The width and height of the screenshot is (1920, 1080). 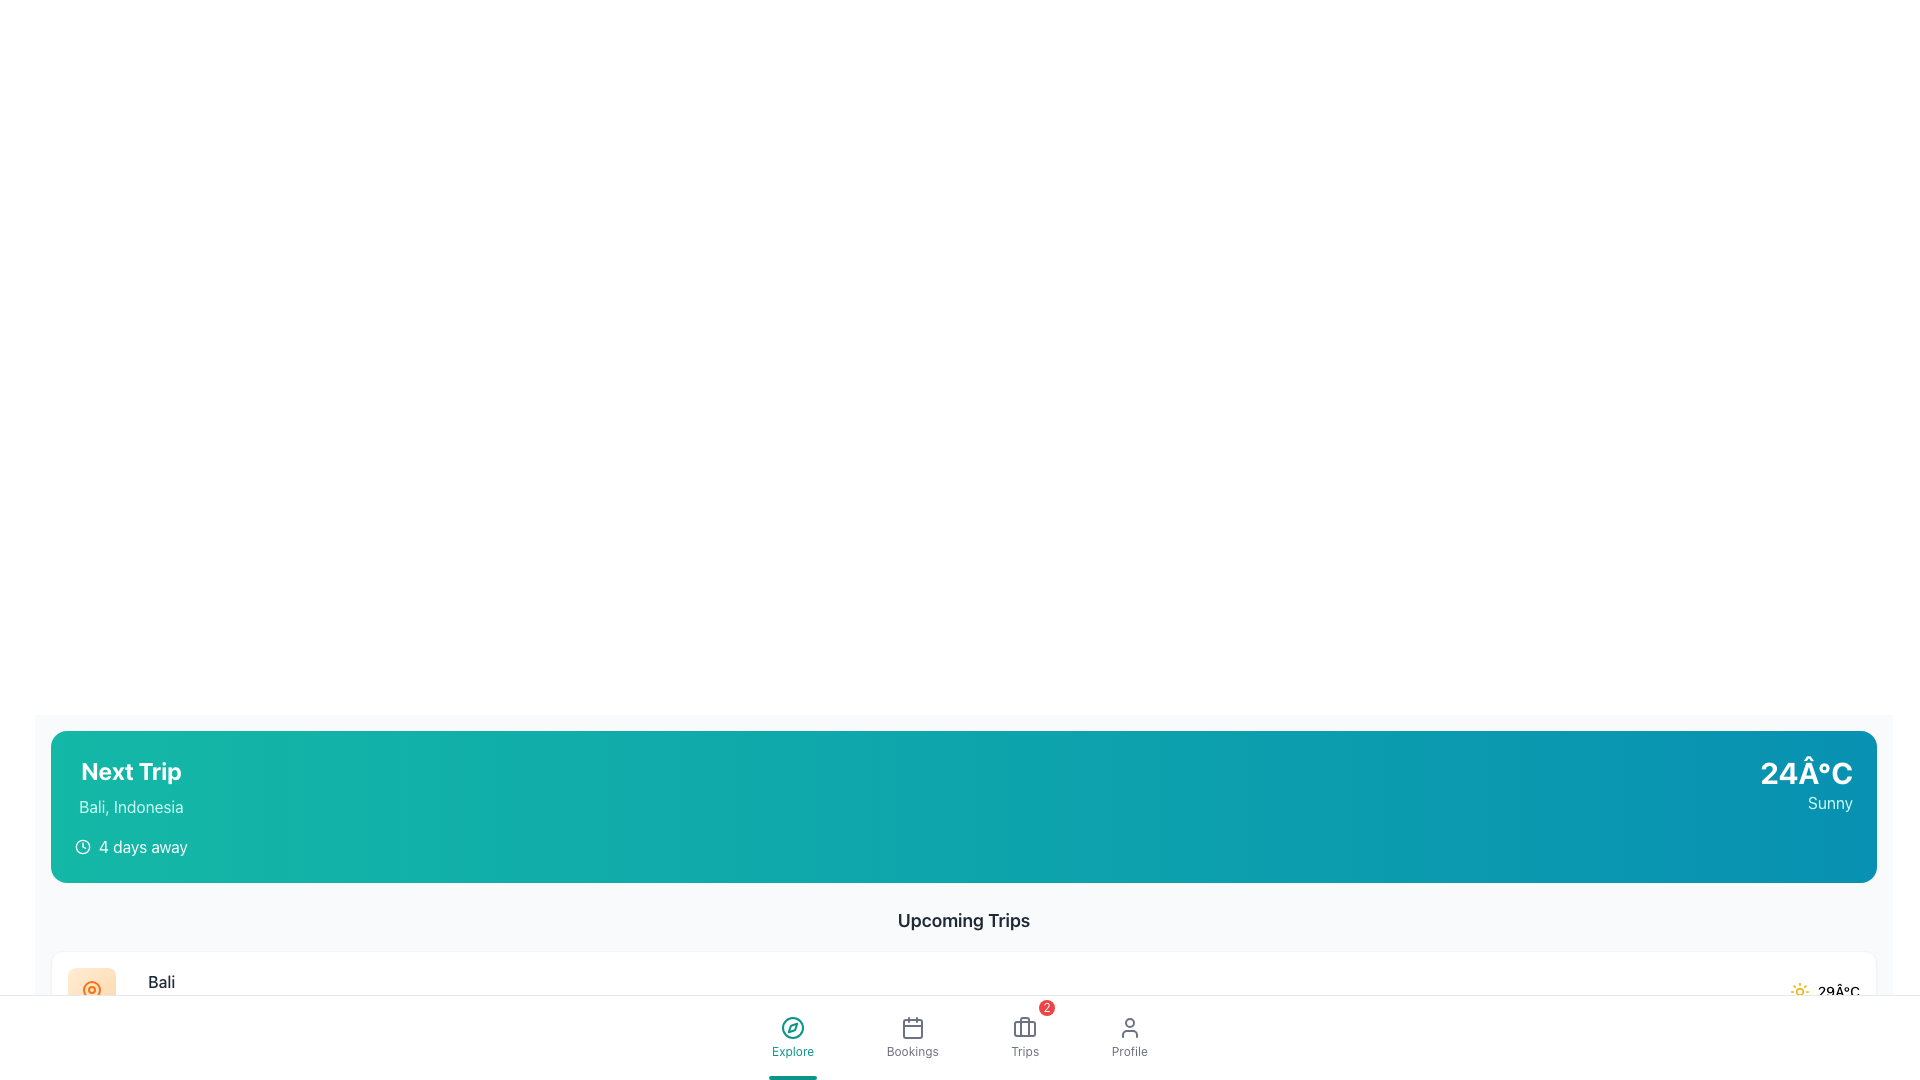 I want to click on the 'Profile' text label in the bottom-right corner of the navigation bar, which indicates the Profile section of the application, so click(x=1129, y=1051).